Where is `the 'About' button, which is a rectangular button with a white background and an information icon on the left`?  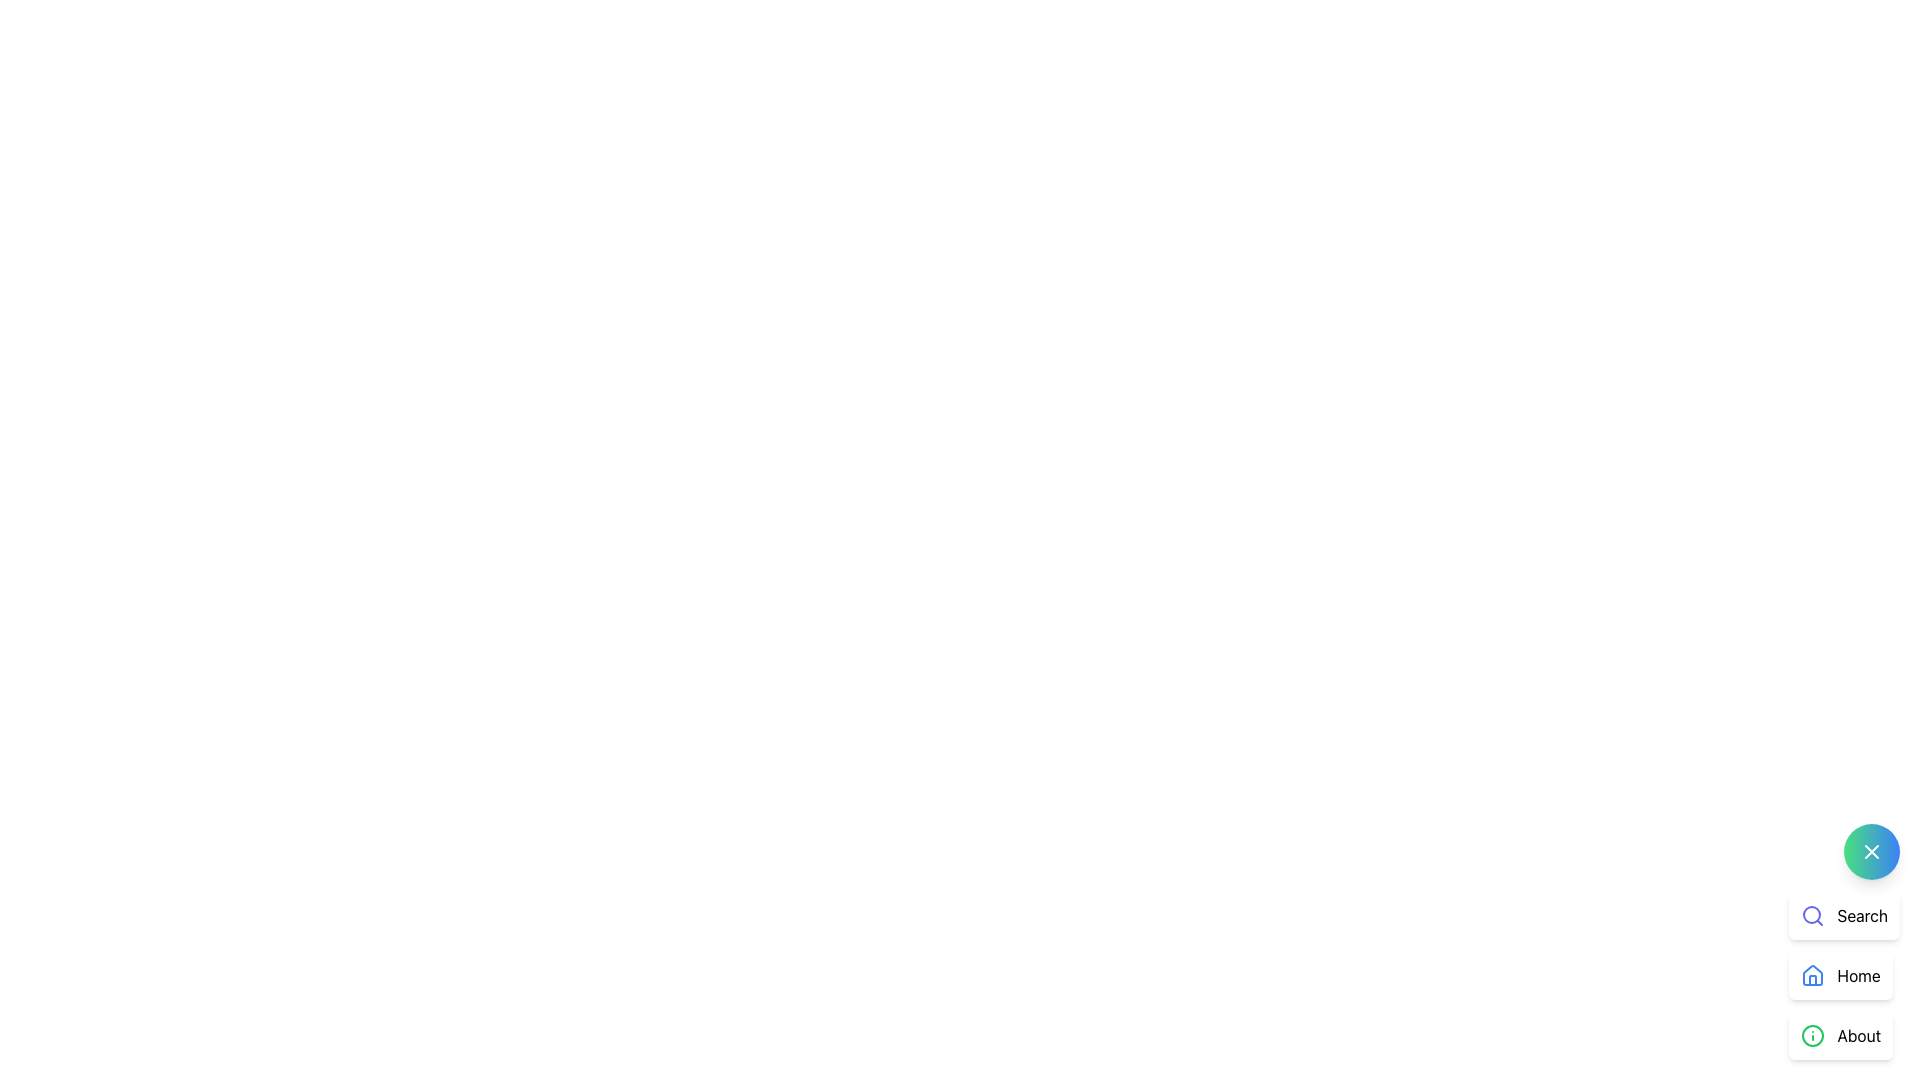 the 'About' button, which is a rectangular button with a white background and an information icon on the left is located at coordinates (1840, 1035).